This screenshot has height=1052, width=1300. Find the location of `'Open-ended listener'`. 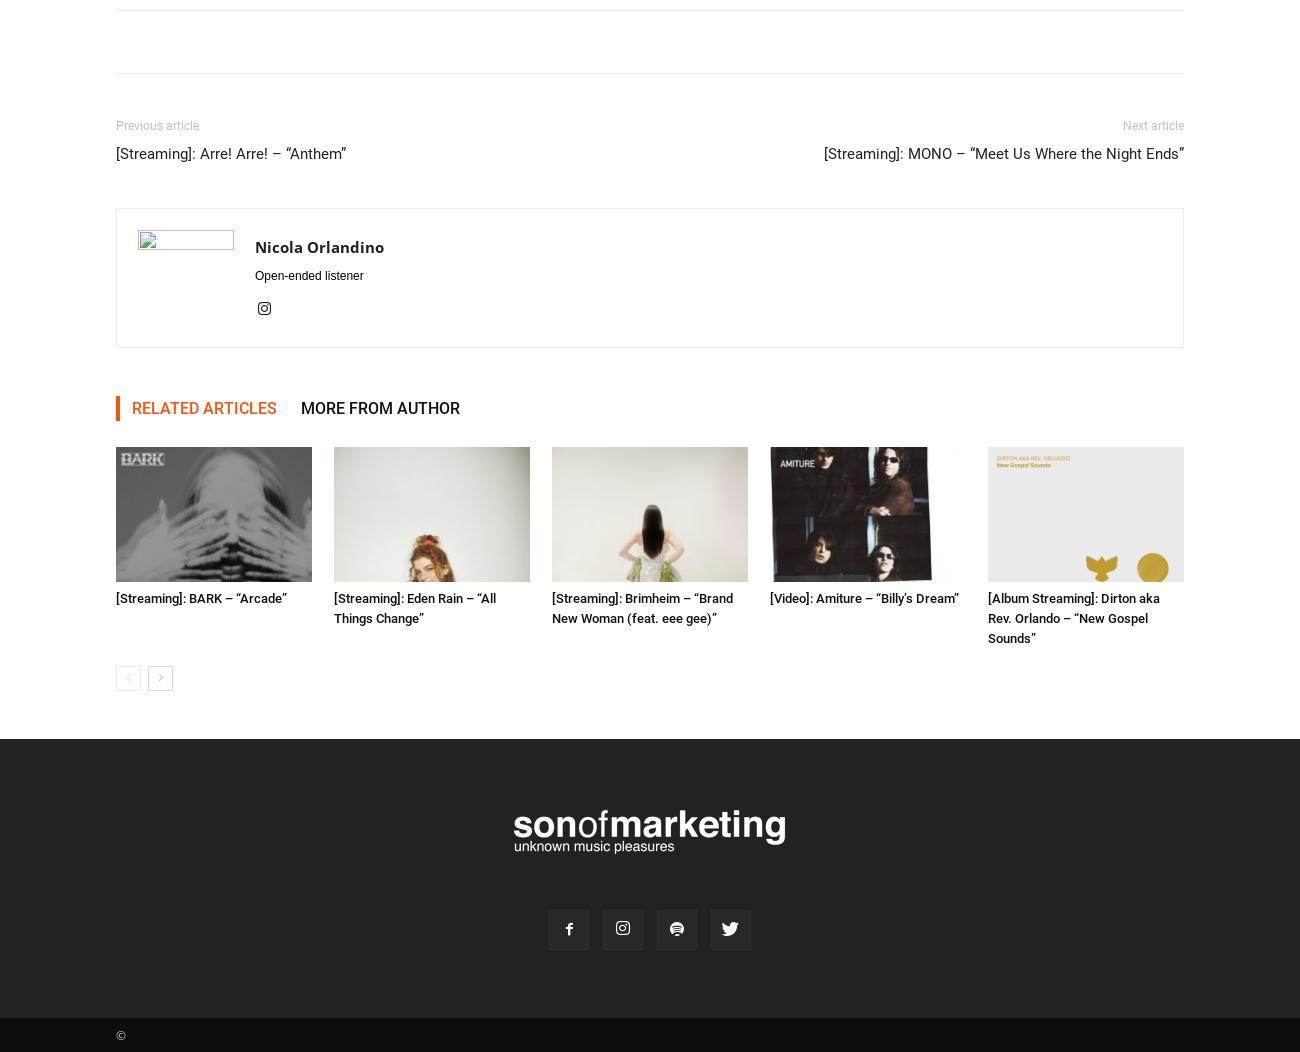

'Open-ended listener' is located at coordinates (309, 276).